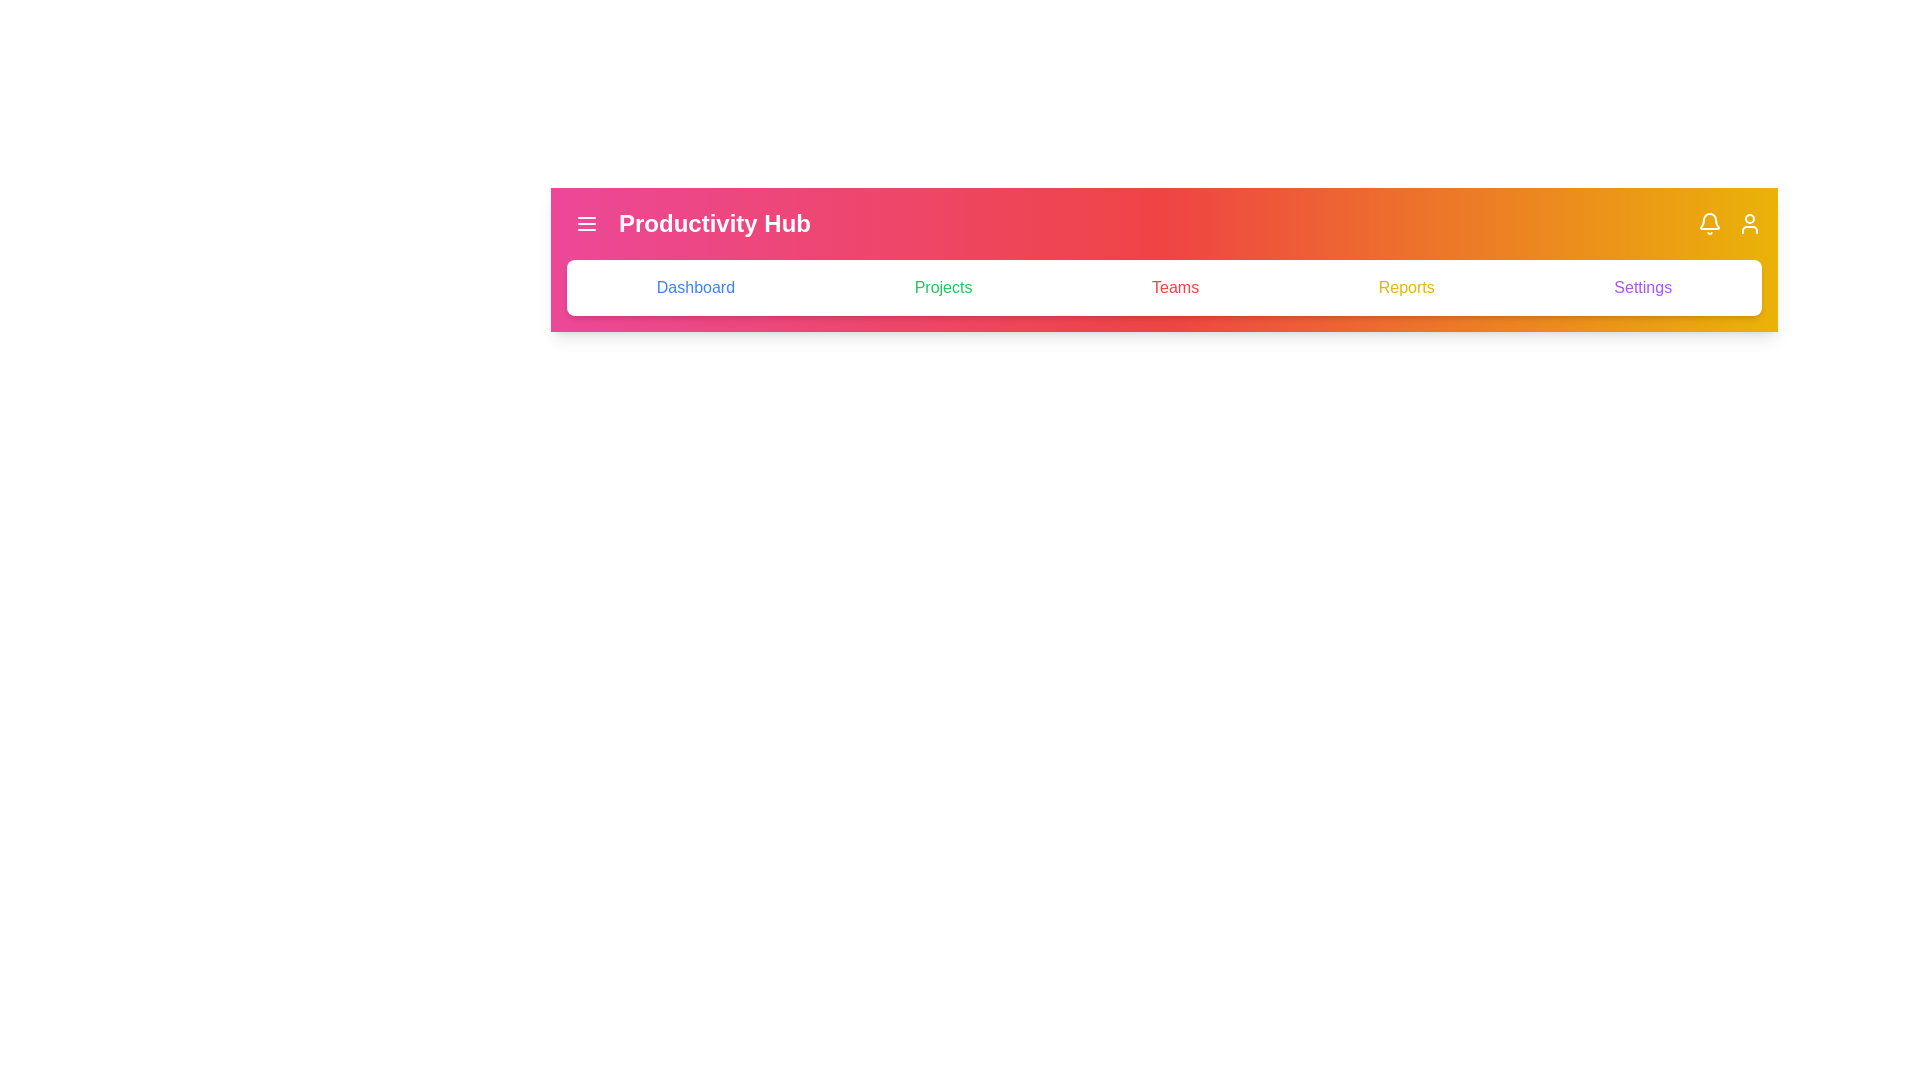 This screenshot has height=1080, width=1920. Describe the element at coordinates (585, 223) in the screenshot. I see `the menu toggle button to toggle the menu visibility` at that location.